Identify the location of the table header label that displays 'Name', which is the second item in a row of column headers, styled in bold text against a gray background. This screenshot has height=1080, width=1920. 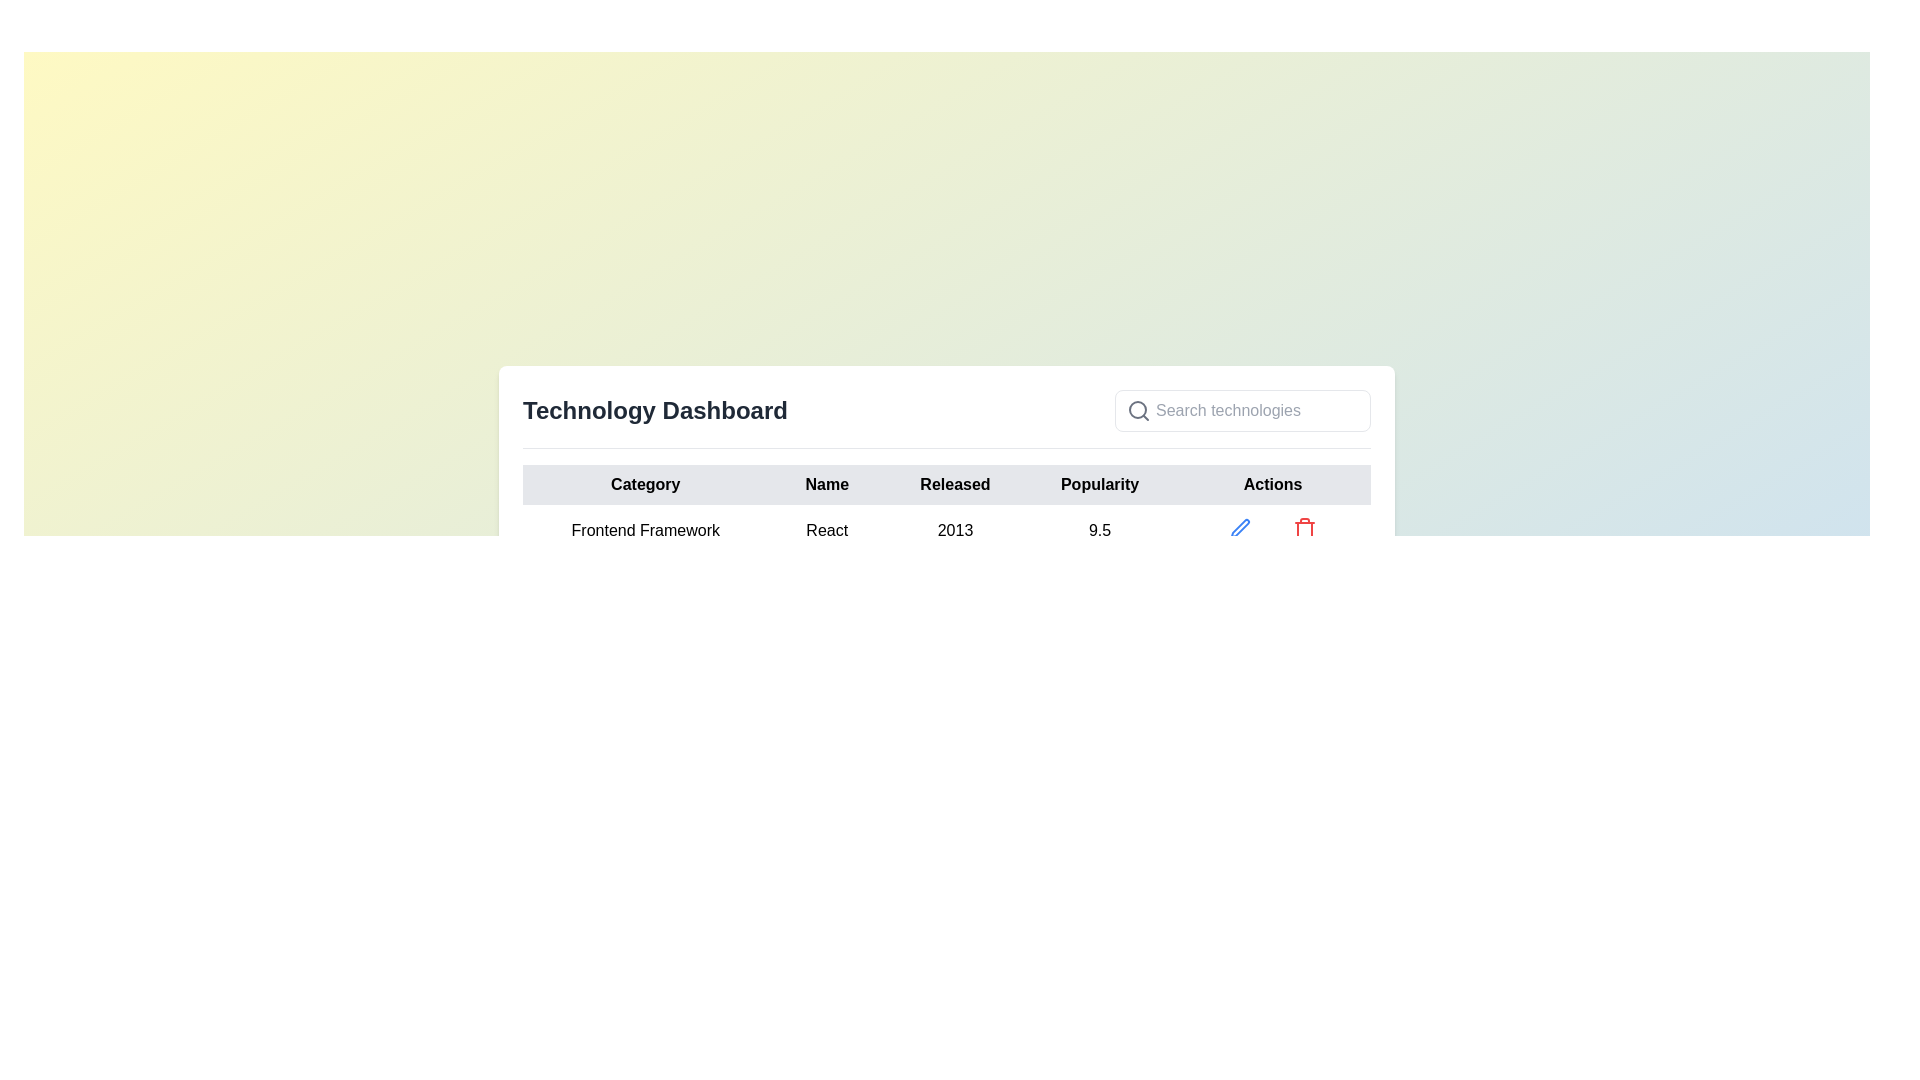
(827, 485).